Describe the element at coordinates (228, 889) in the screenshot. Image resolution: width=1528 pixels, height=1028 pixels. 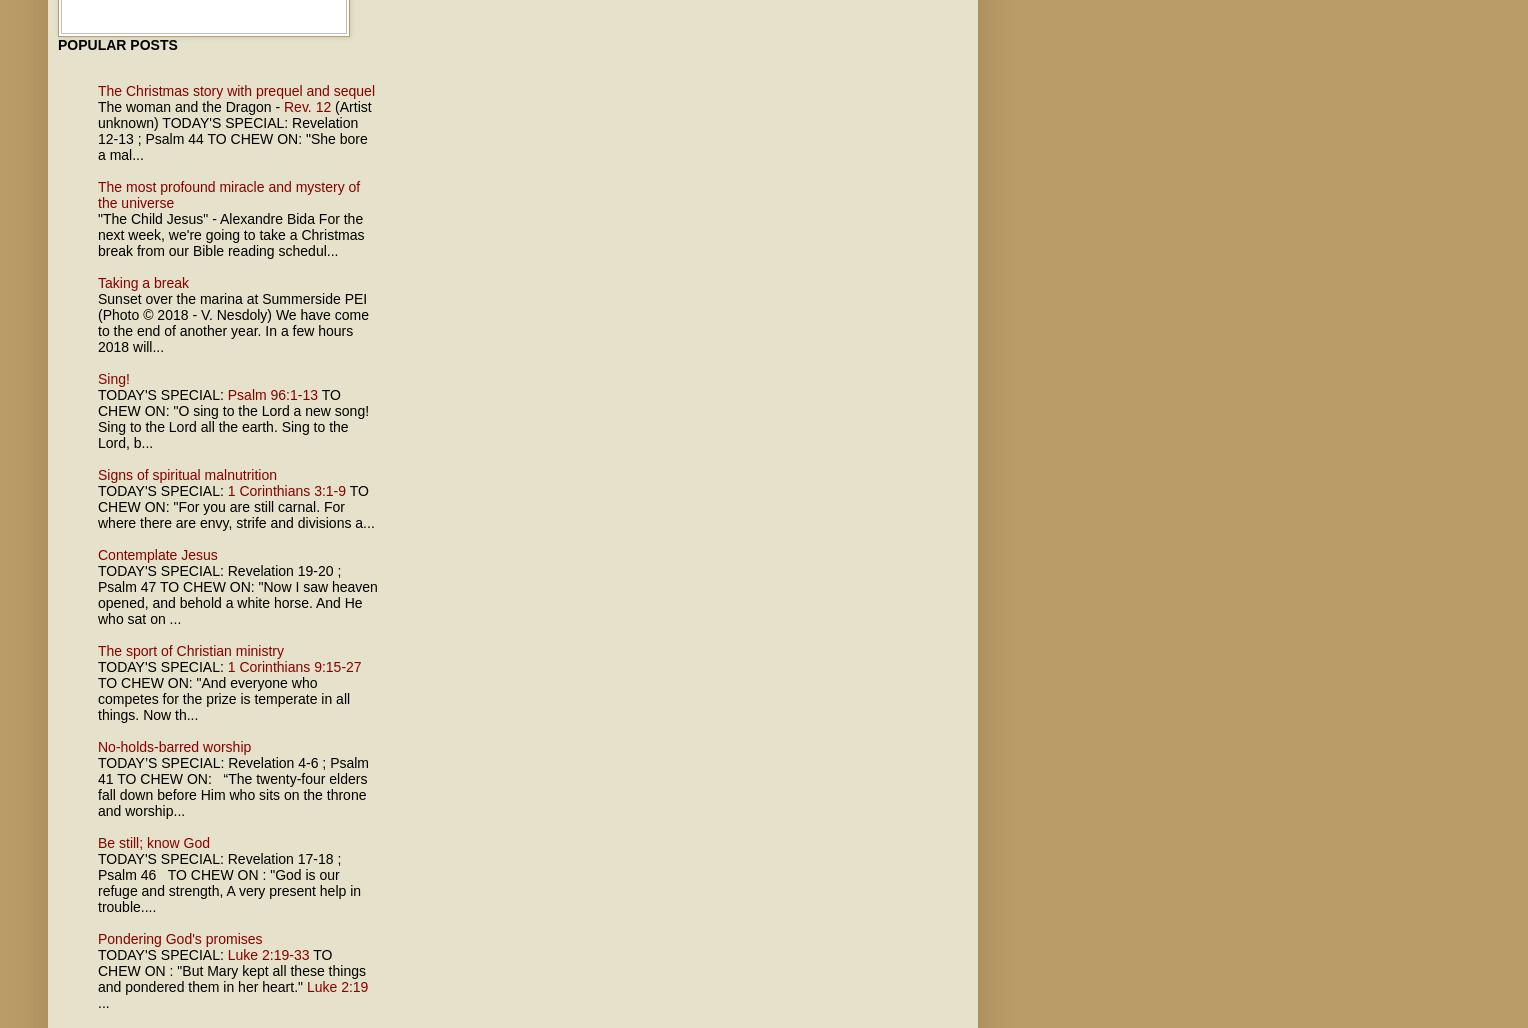
I see `'TO CHEW ON : "God is our refuge and strength, A very present help in trouble....'` at that location.